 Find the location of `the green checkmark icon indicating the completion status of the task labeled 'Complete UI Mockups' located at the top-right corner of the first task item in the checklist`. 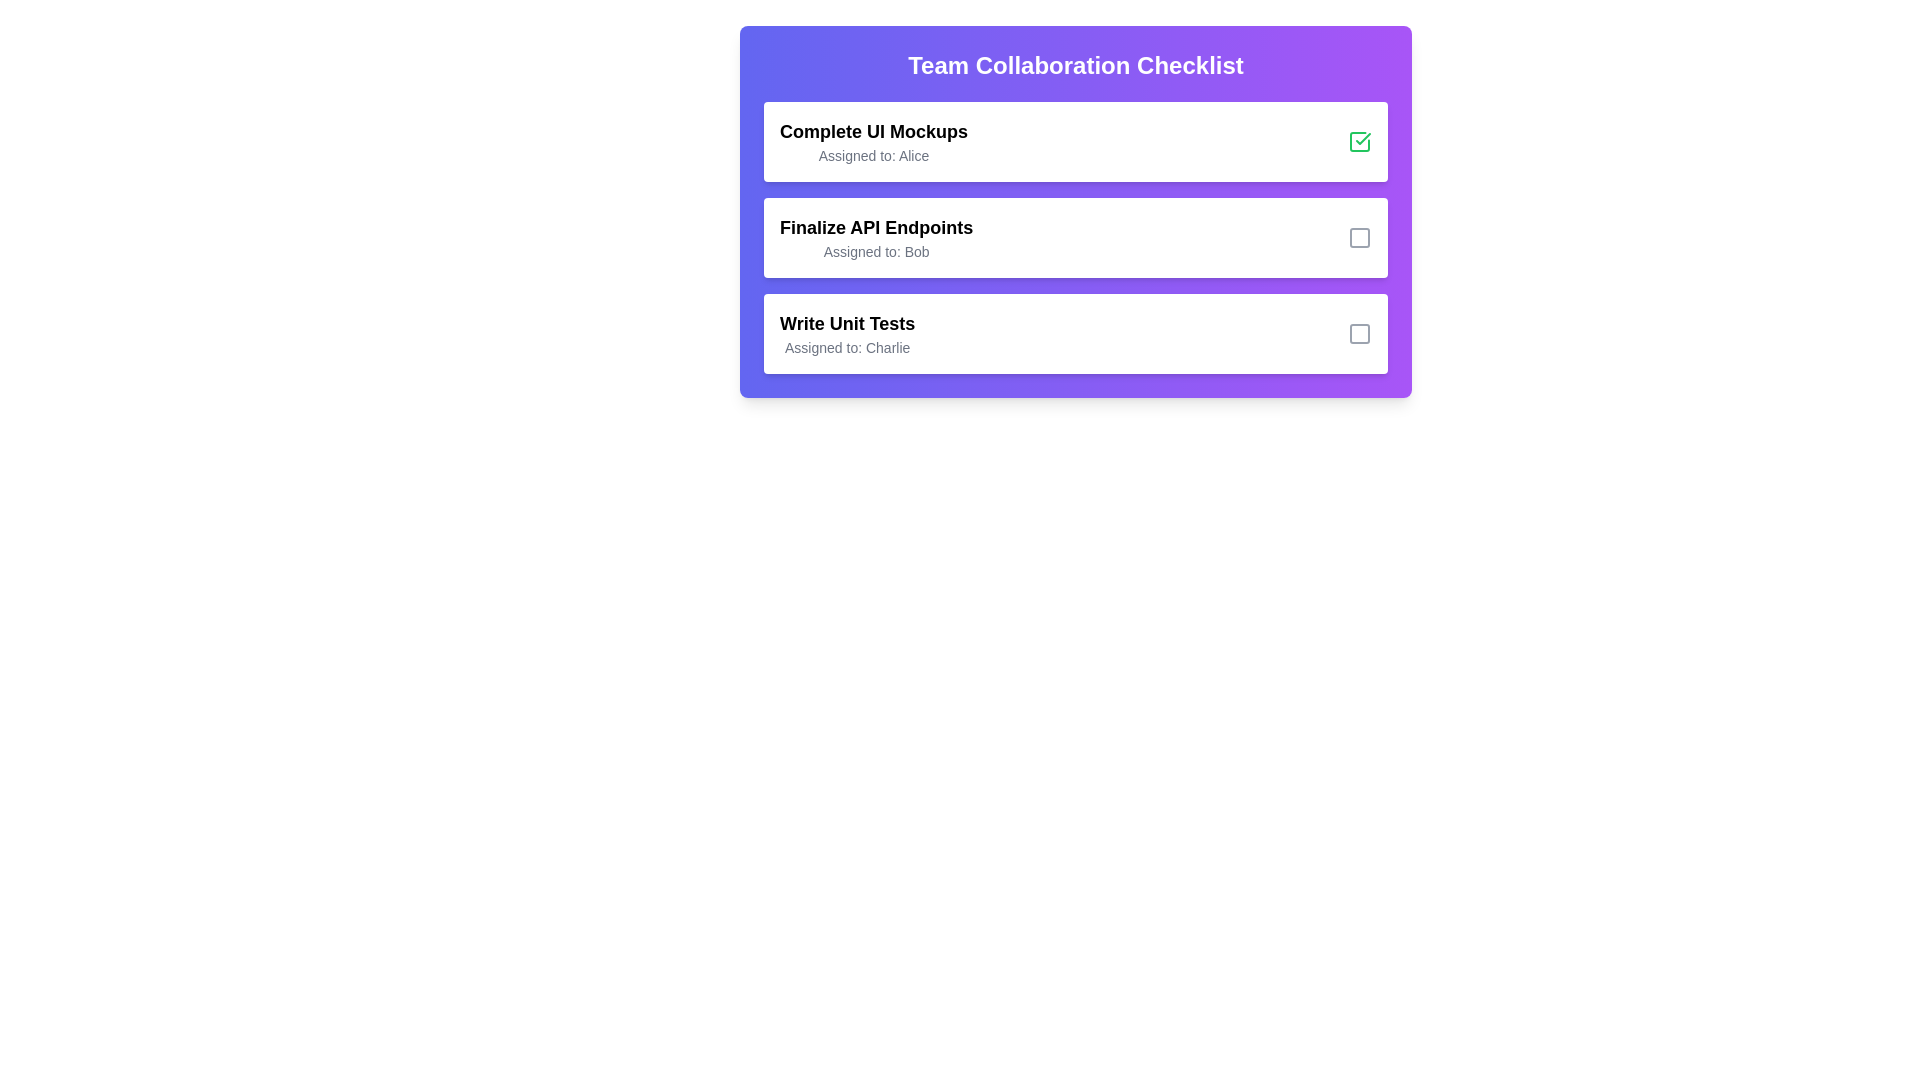

the green checkmark icon indicating the completion status of the task labeled 'Complete UI Mockups' located at the top-right corner of the first task item in the checklist is located at coordinates (1362, 137).